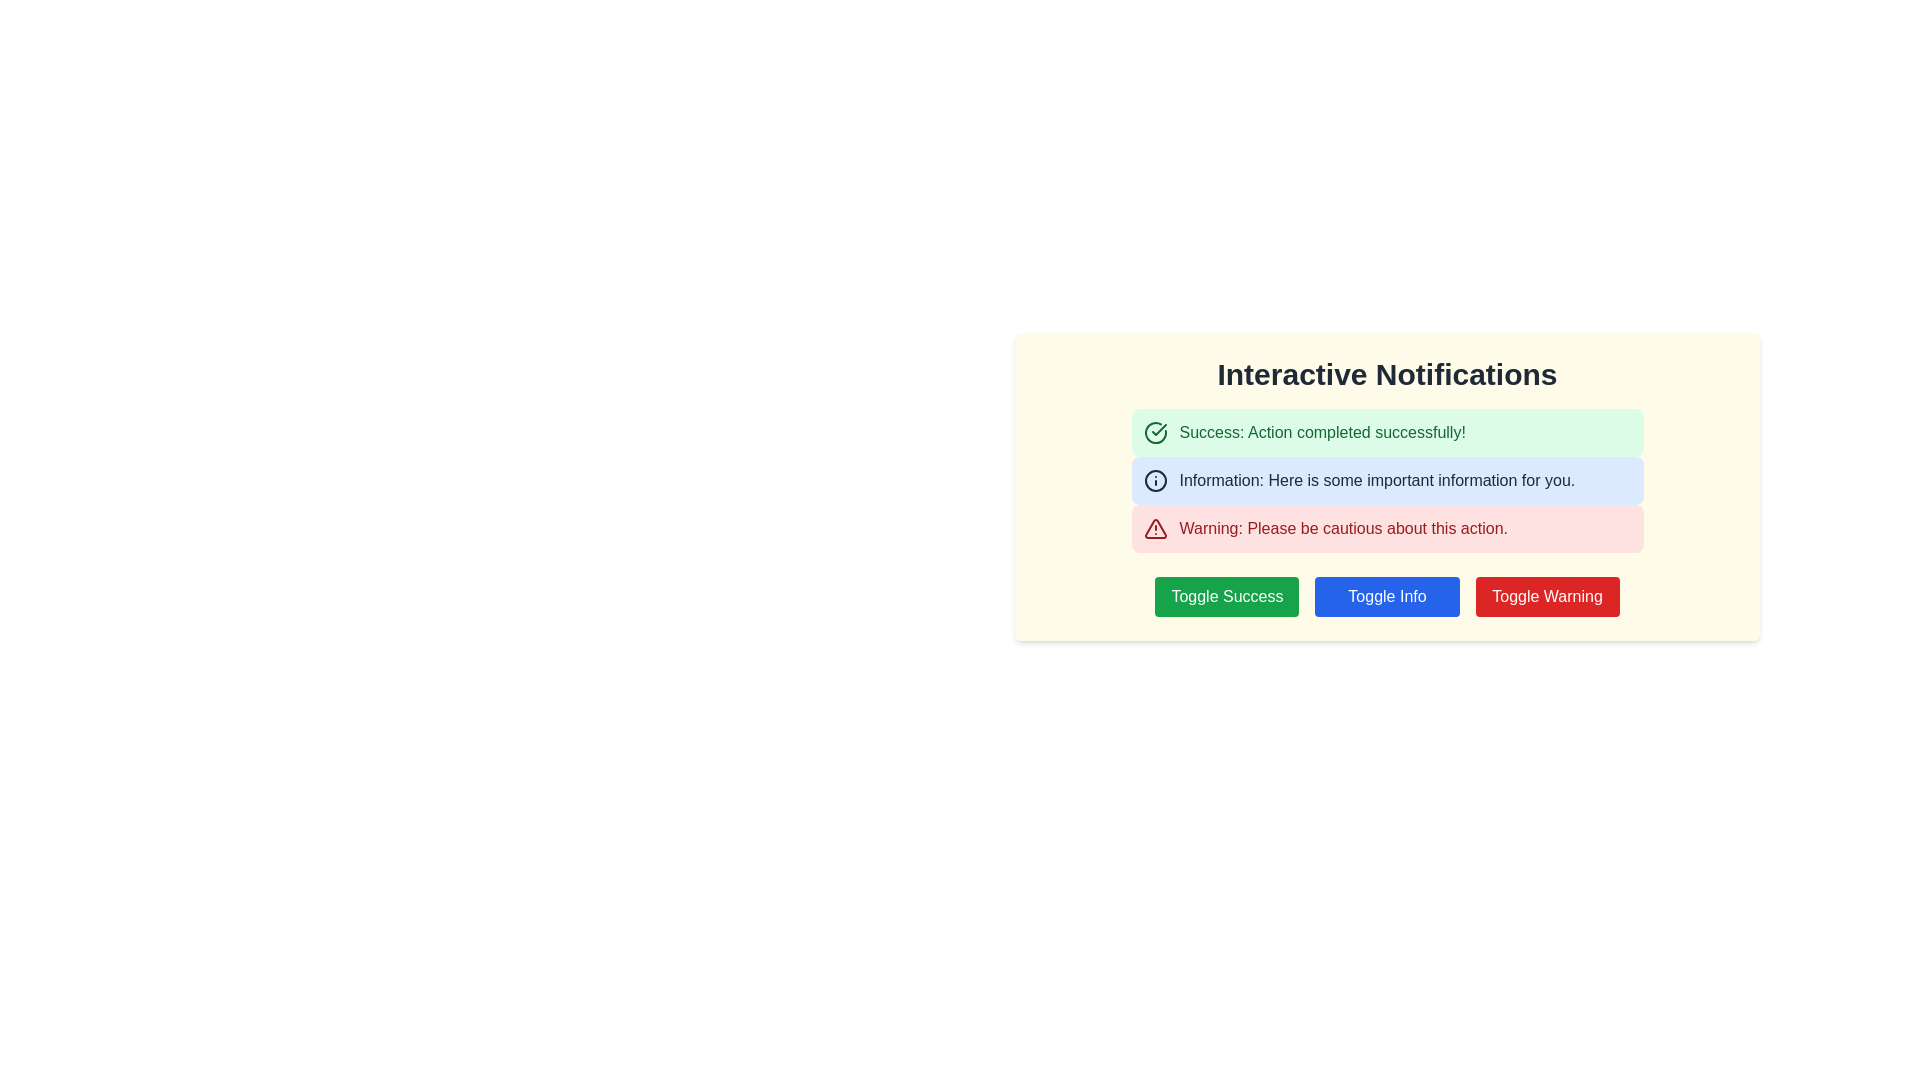  What do you see at coordinates (1546, 596) in the screenshot?
I see `the right-most button that triggers warning notifications to observe the hover effect` at bounding box center [1546, 596].